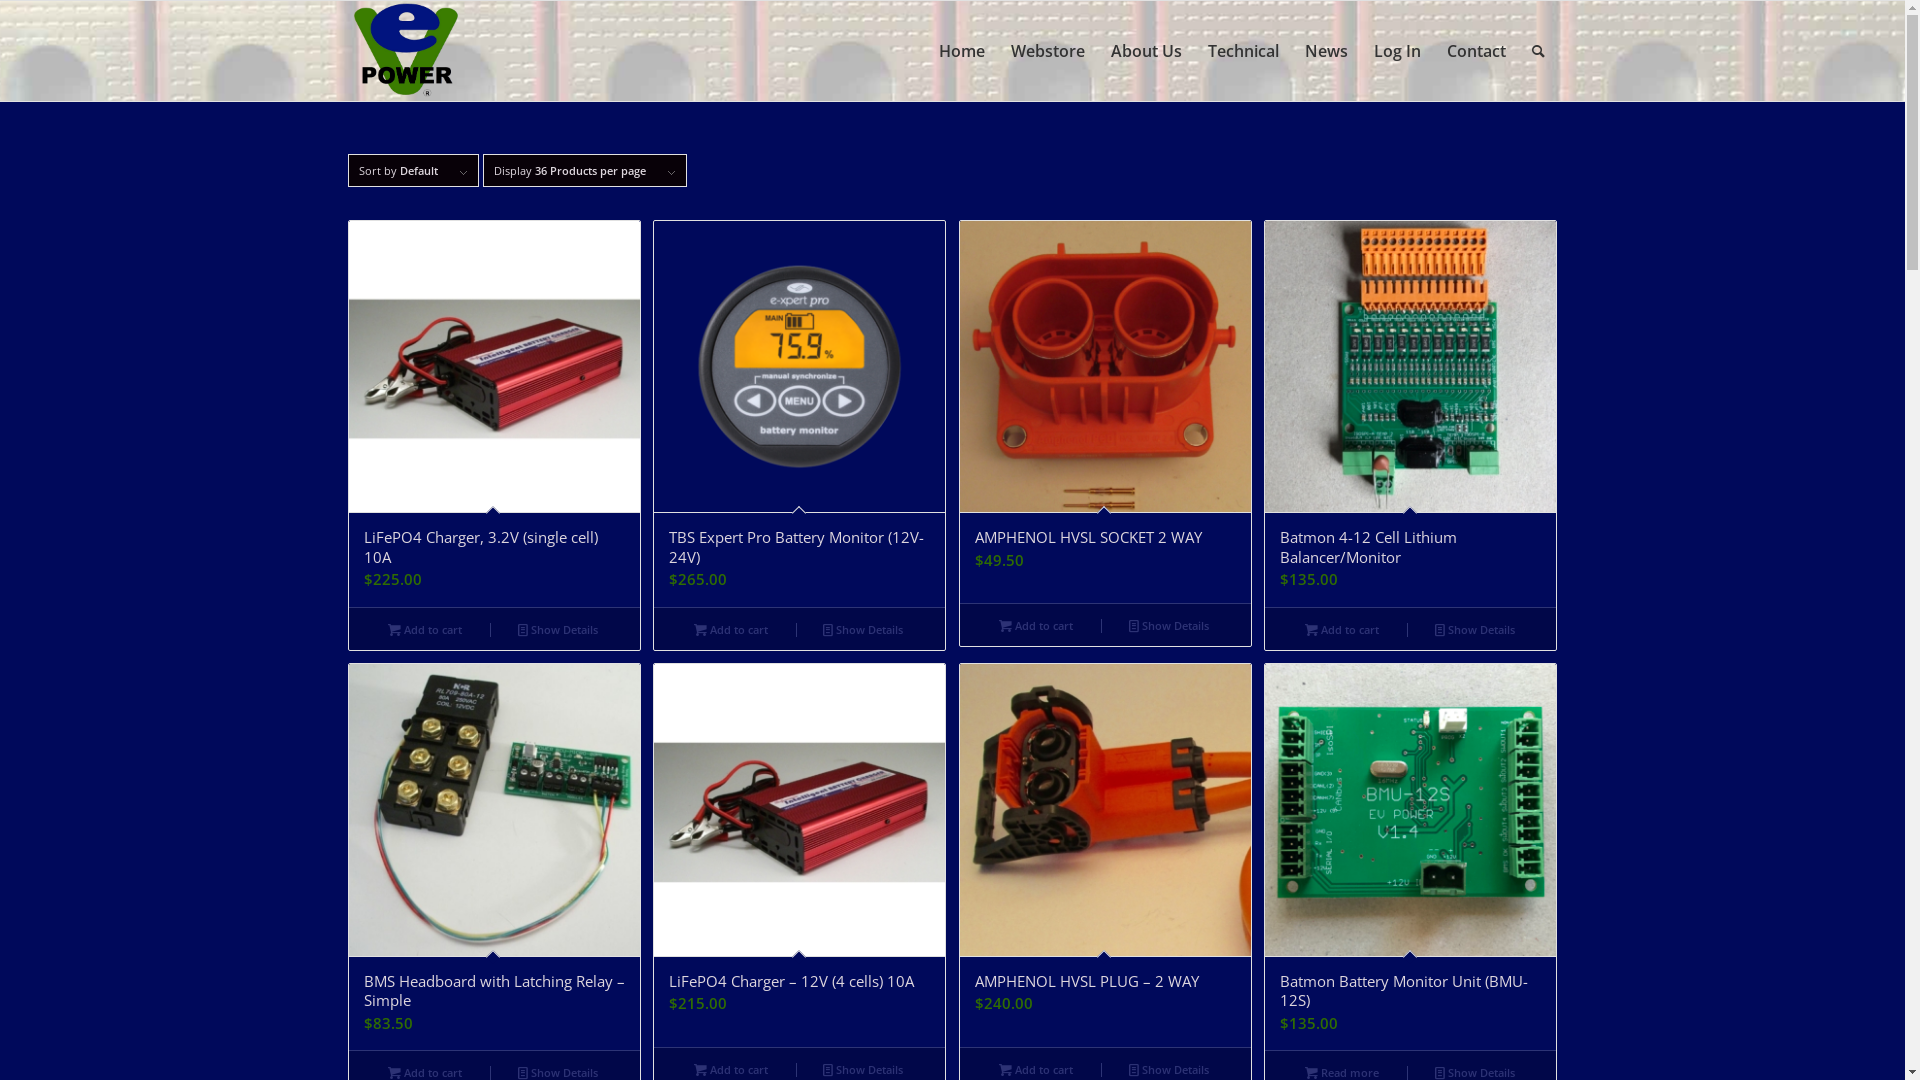  What do you see at coordinates (1146, 49) in the screenshot?
I see `'About Us'` at bounding box center [1146, 49].